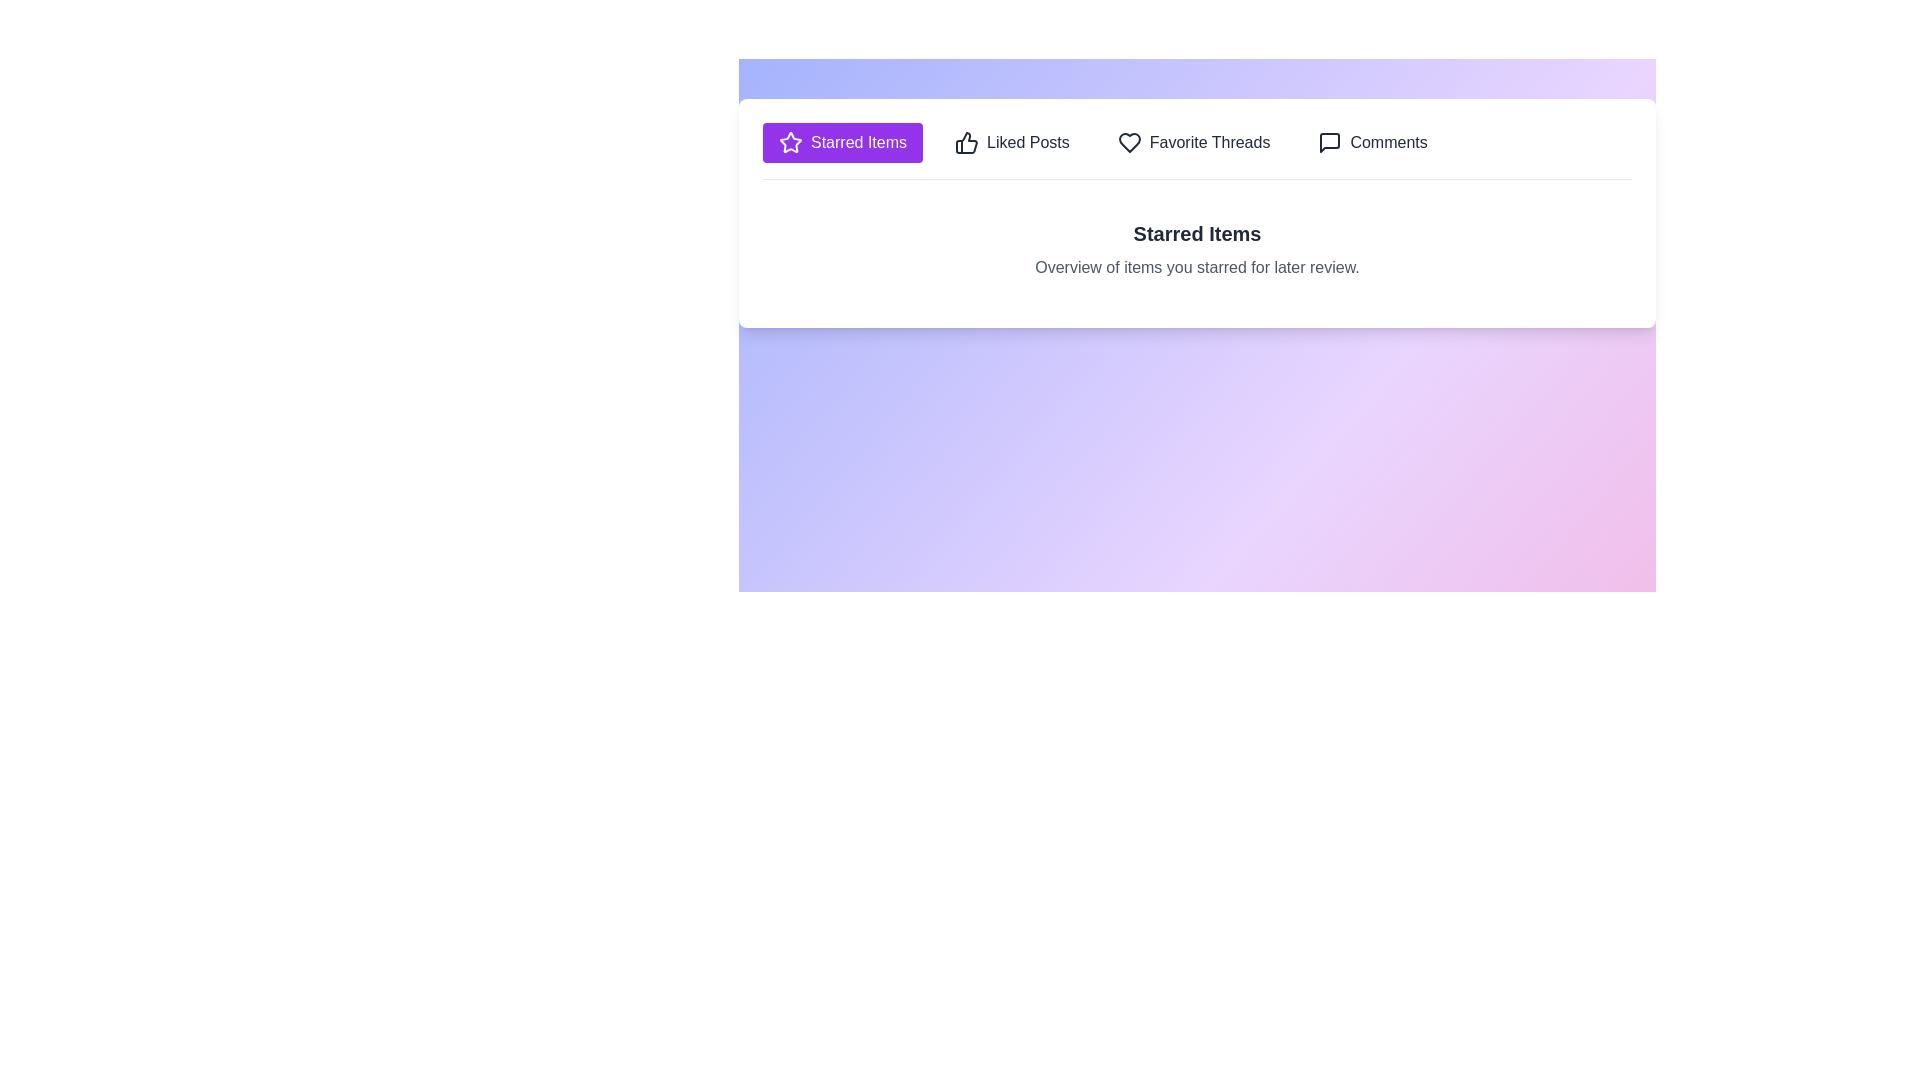 The image size is (1920, 1080). Describe the element at coordinates (1371, 141) in the screenshot. I see `the tab labeled Comments` at that location.